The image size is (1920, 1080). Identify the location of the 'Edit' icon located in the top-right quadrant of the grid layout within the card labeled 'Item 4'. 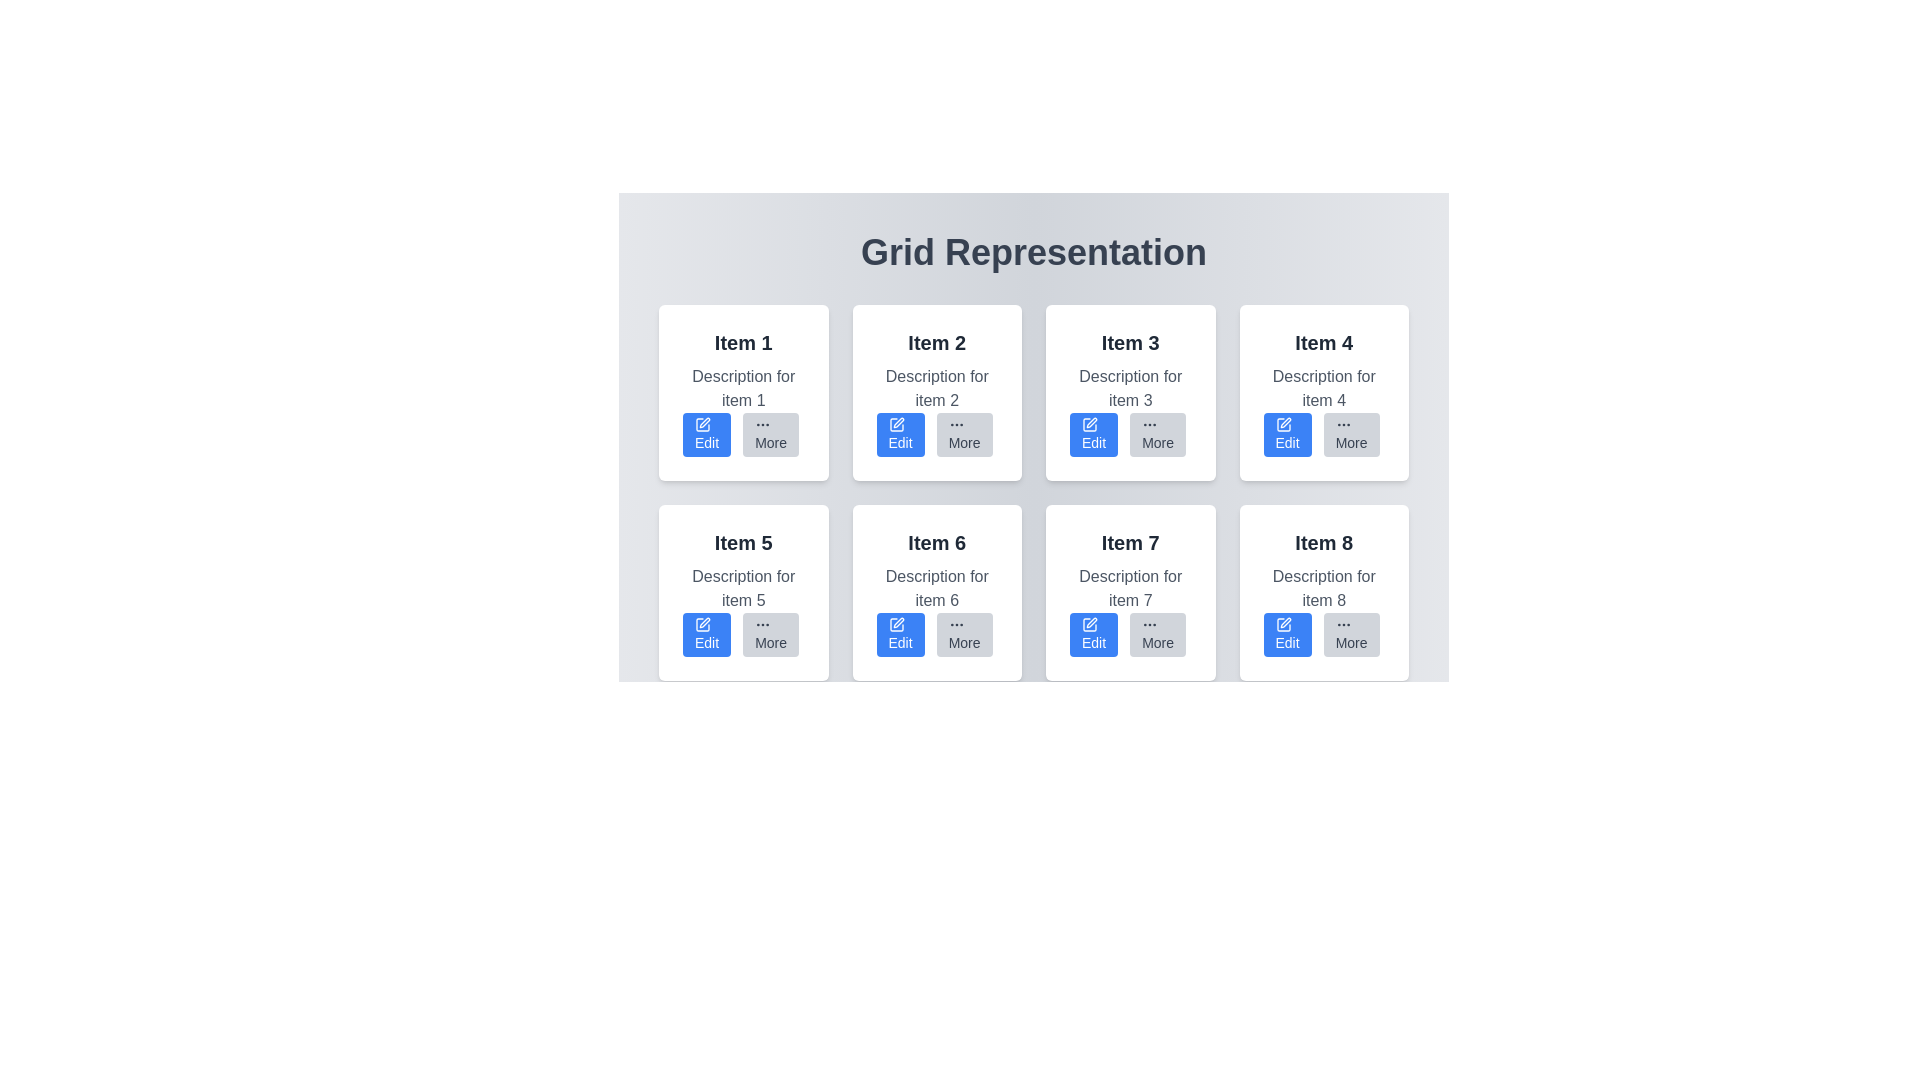
(1283, 423).